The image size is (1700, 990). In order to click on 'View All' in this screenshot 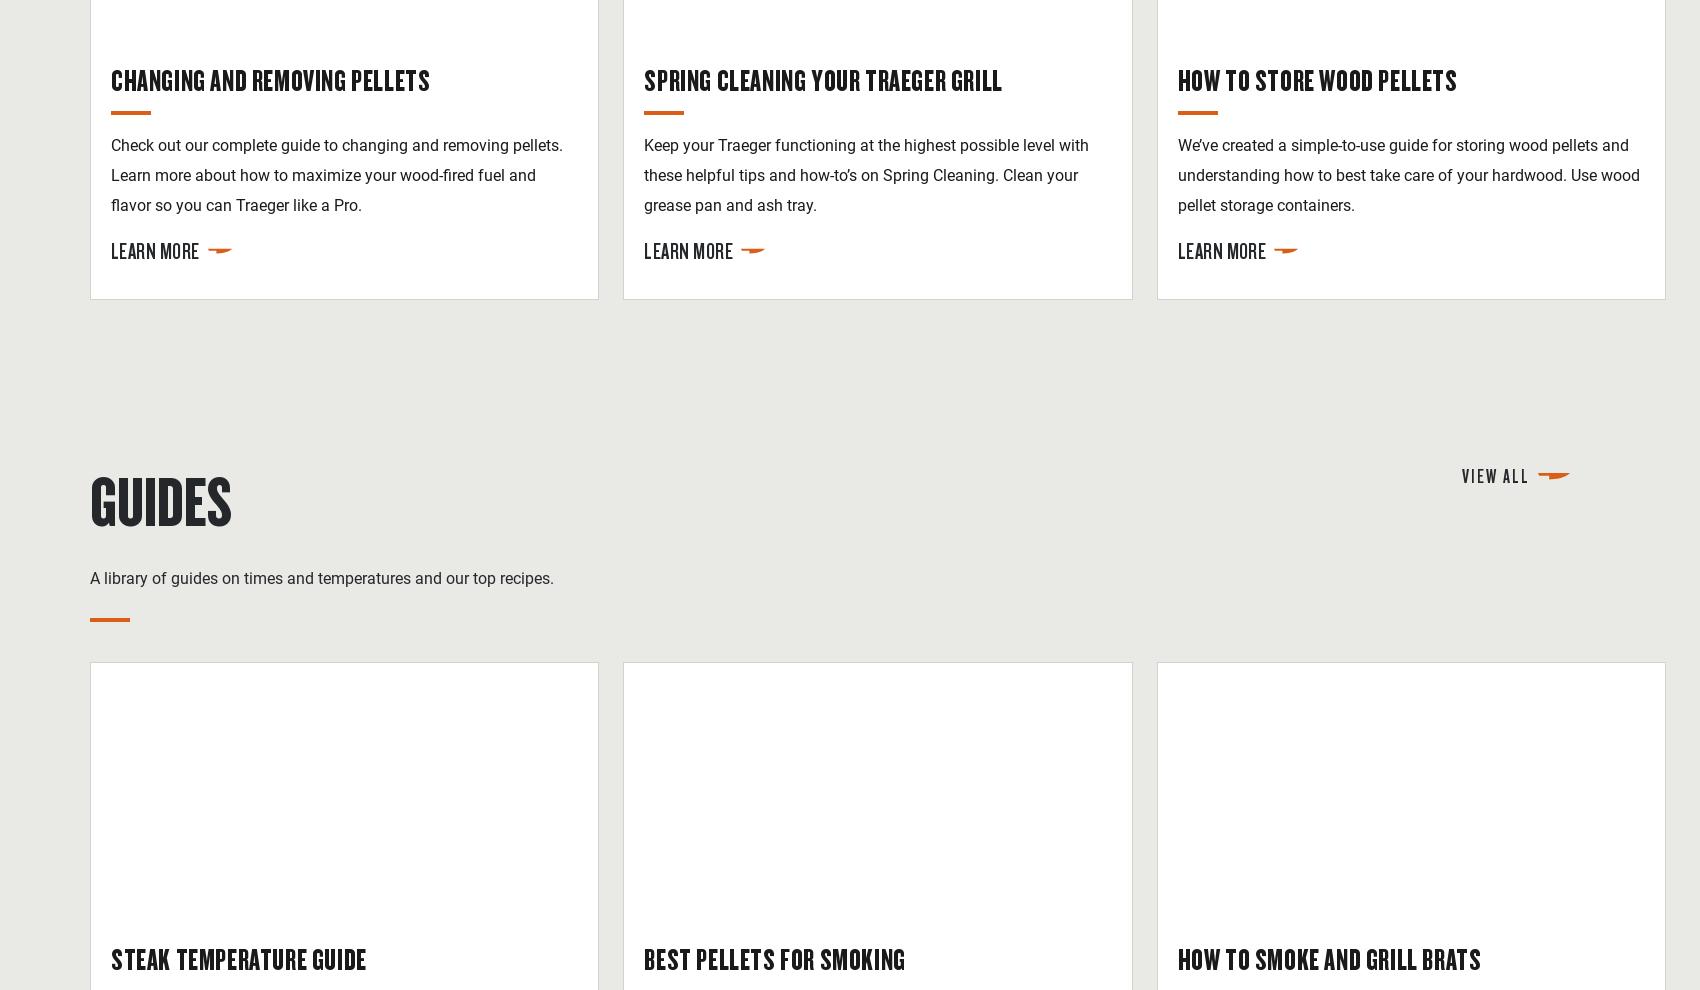, I will do `click(1496, 475)`.